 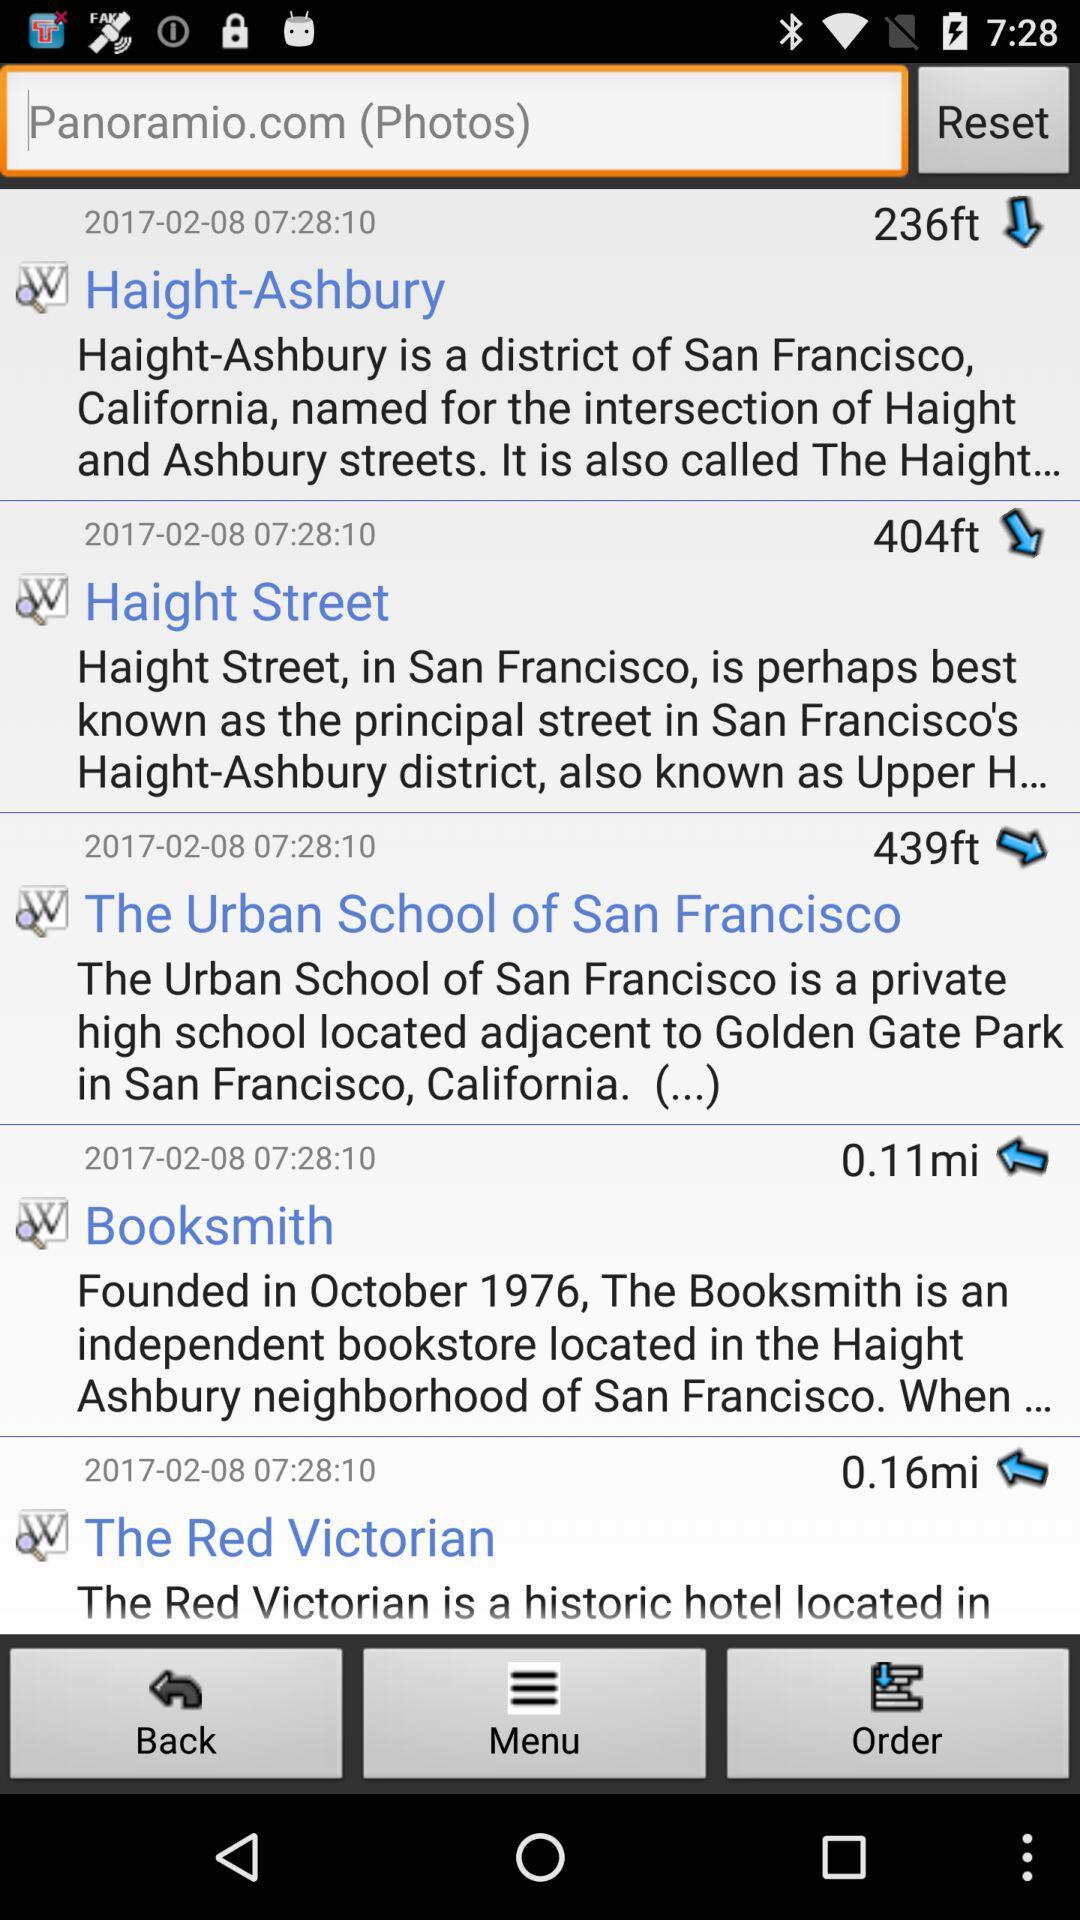 I want to click on the icon next to haight street in icon, so click(x=42, y=815).